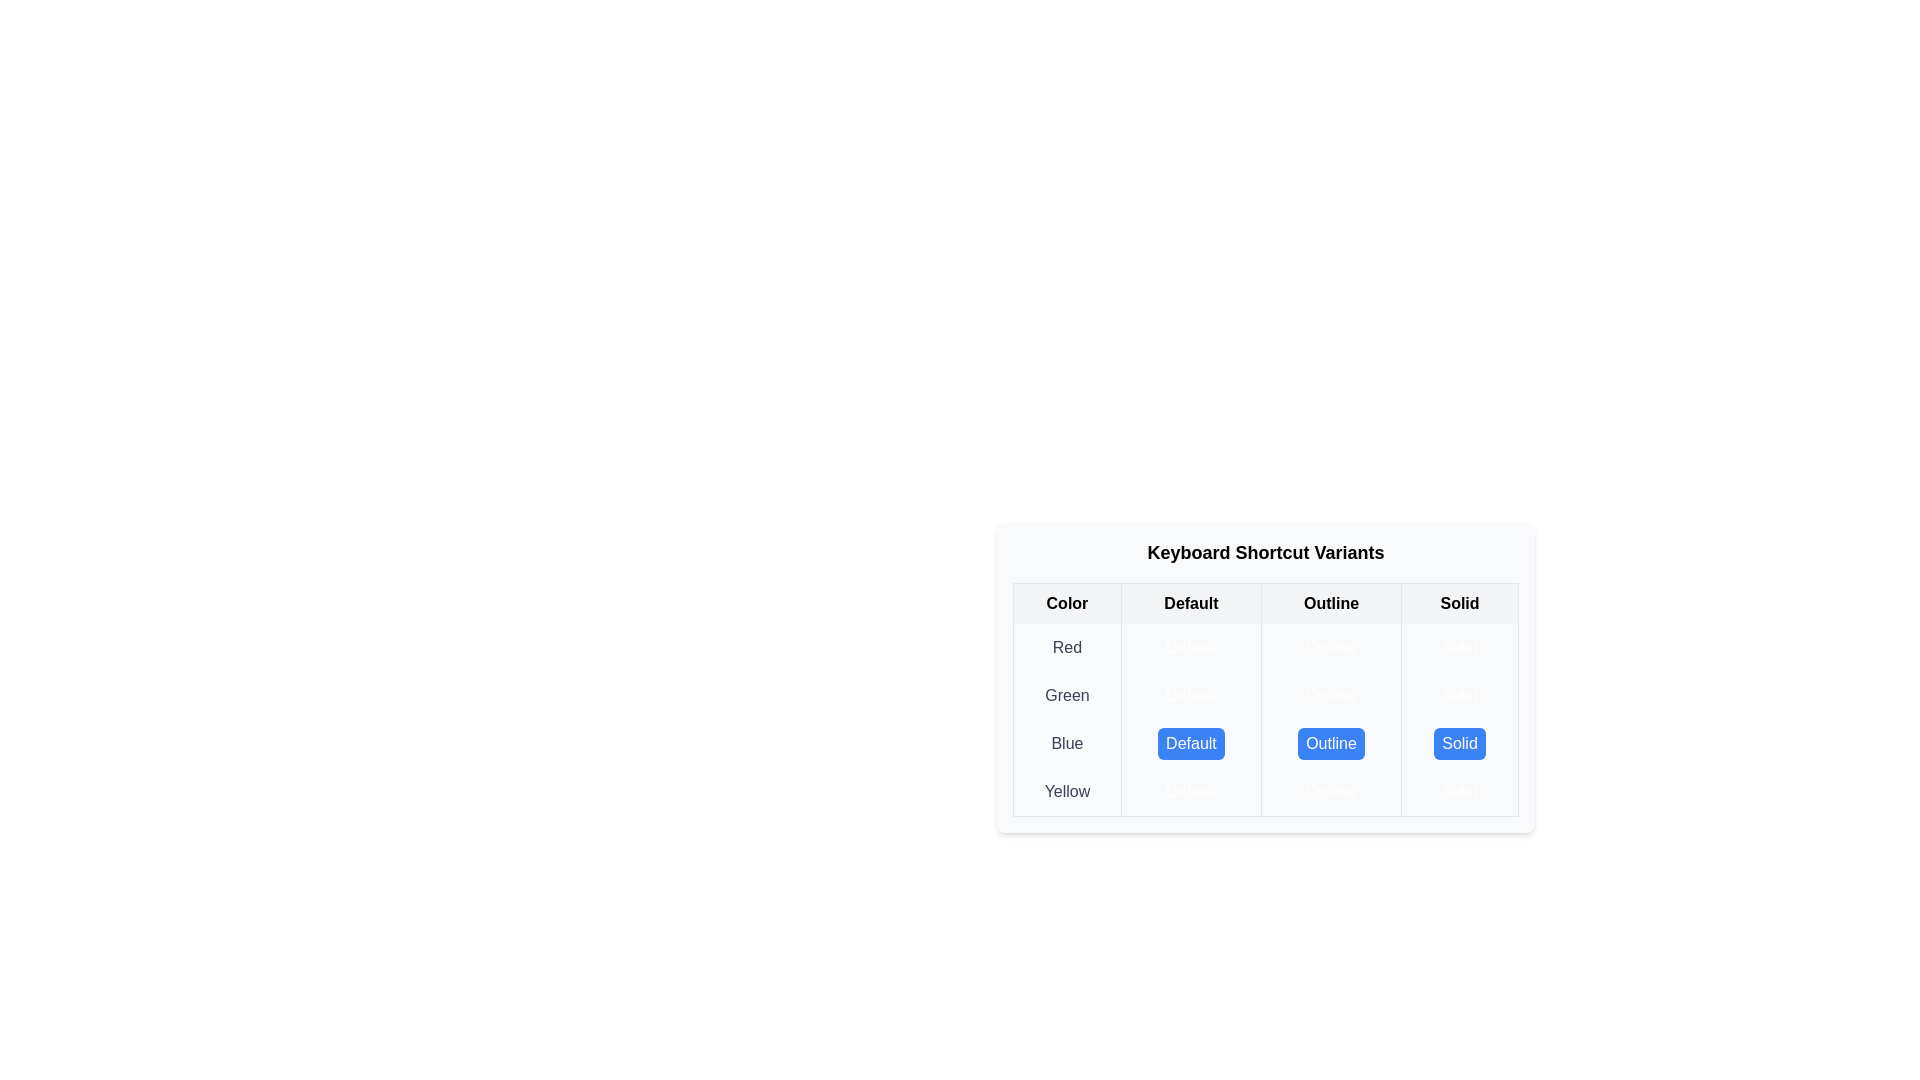 The image size is (1920, 1080). I want to click on the rectangular 'Outline' button with white text on a blue background, located in the third column of the 'Blue' row, so click(1331, 744).